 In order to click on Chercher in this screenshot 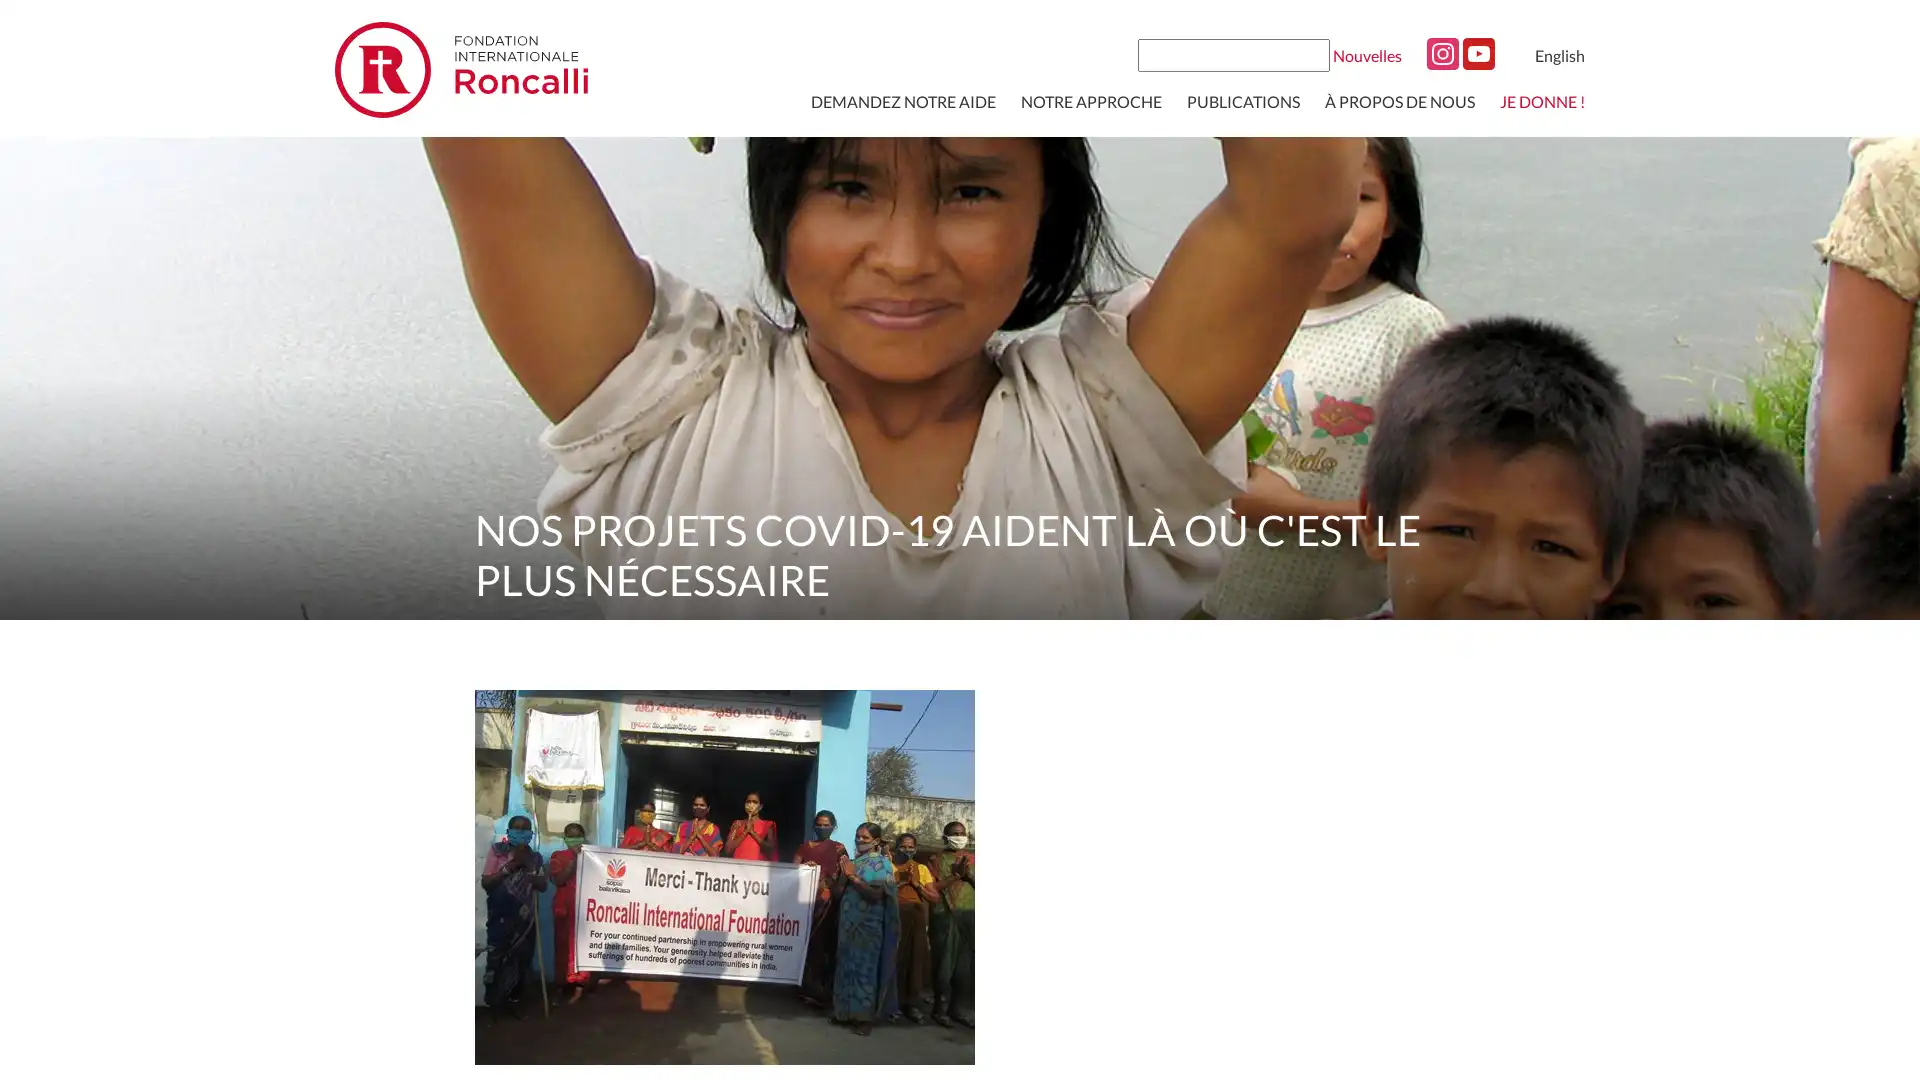, I will do `click(1312, 53)`.